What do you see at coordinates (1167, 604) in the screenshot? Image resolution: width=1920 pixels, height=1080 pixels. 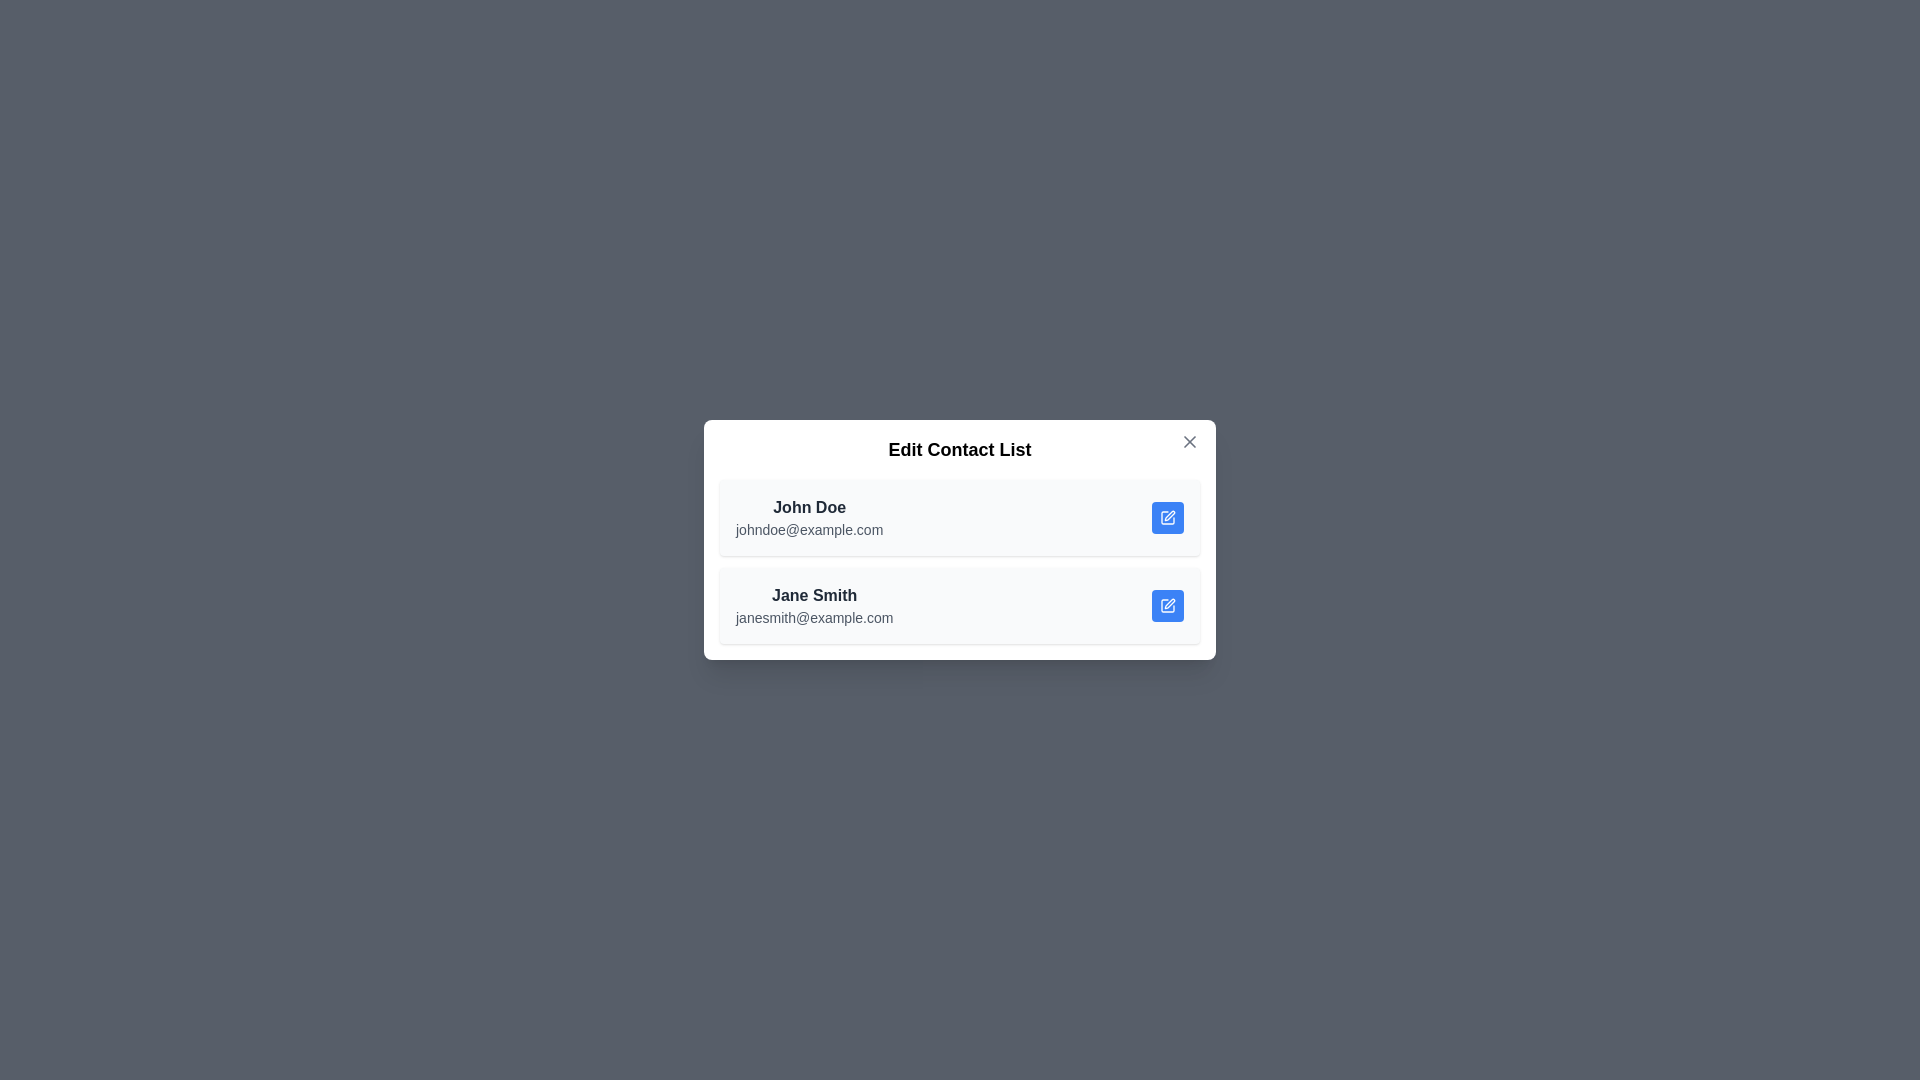 I see `edit button next to the contact with the name Jane Smith` at bounding box center [1167, 604].